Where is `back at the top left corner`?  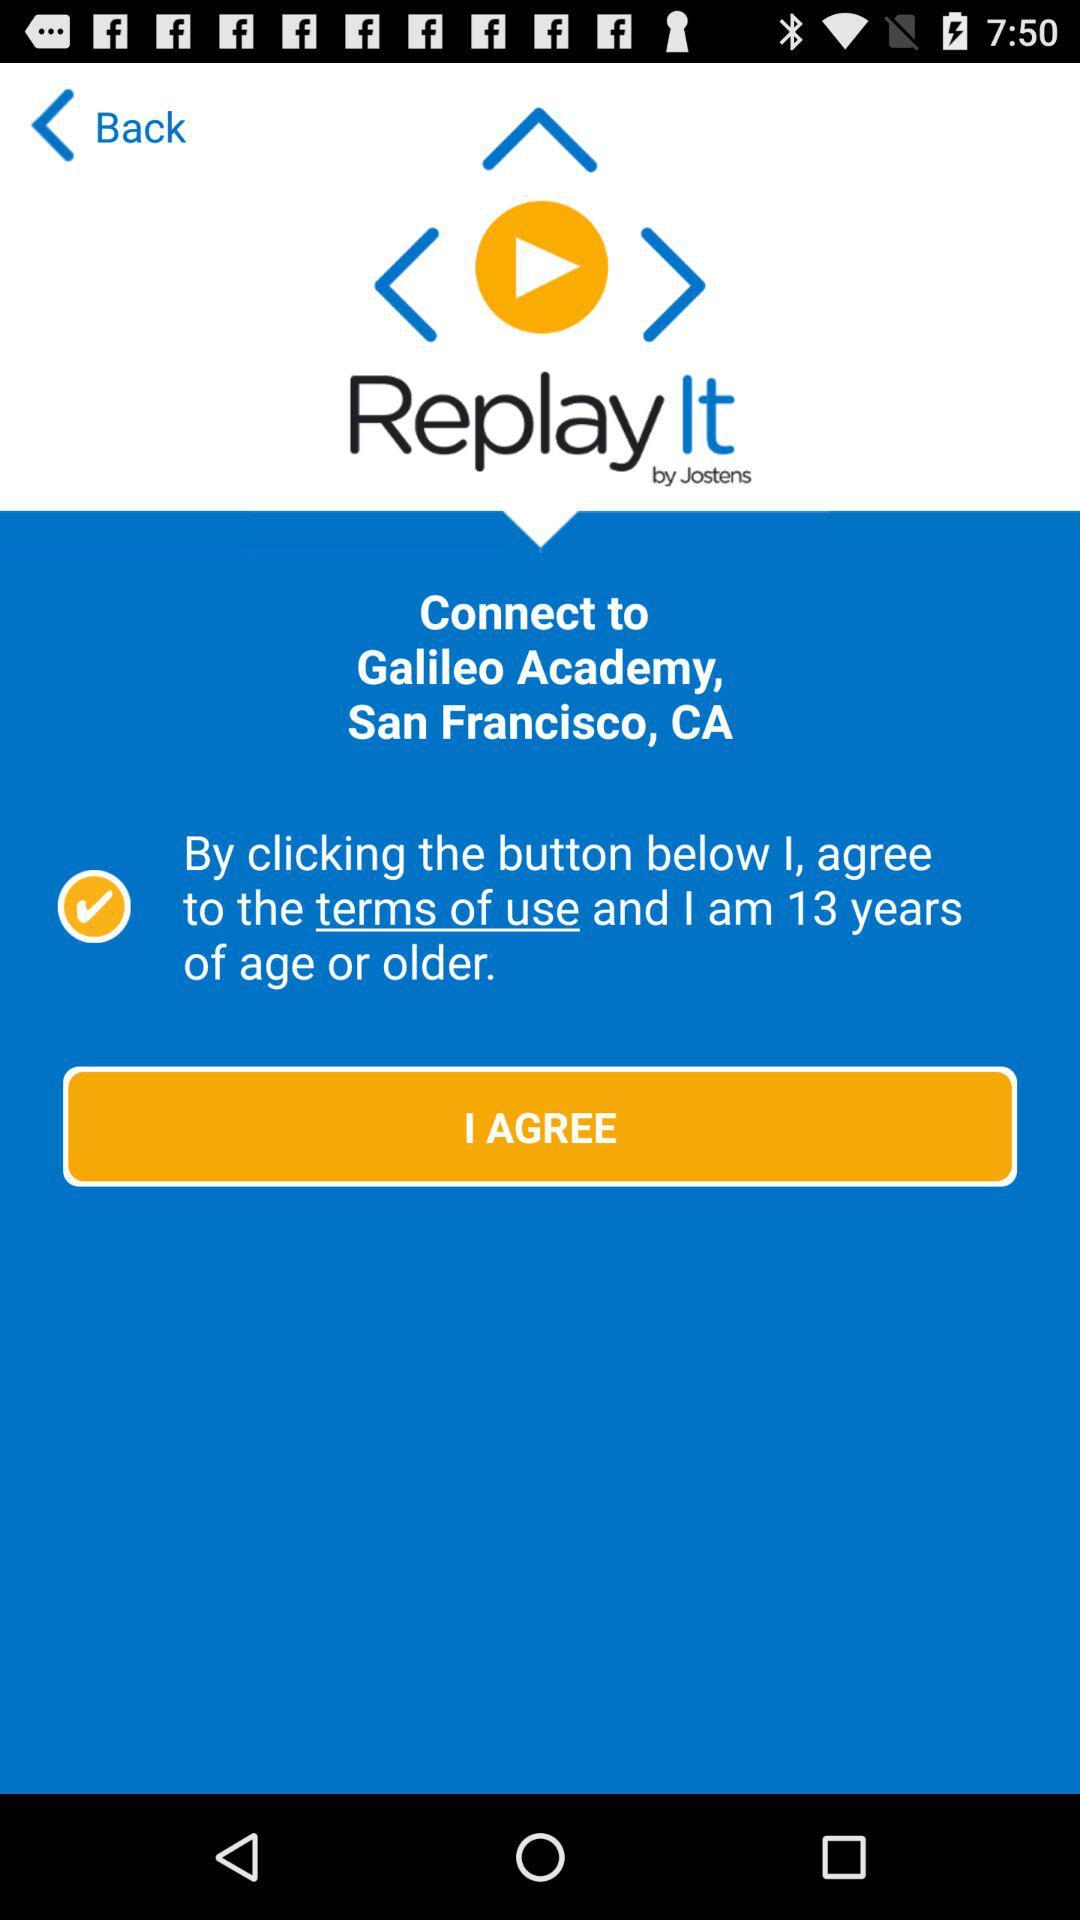
back at the top left corner is located at coordinates (103, 124).